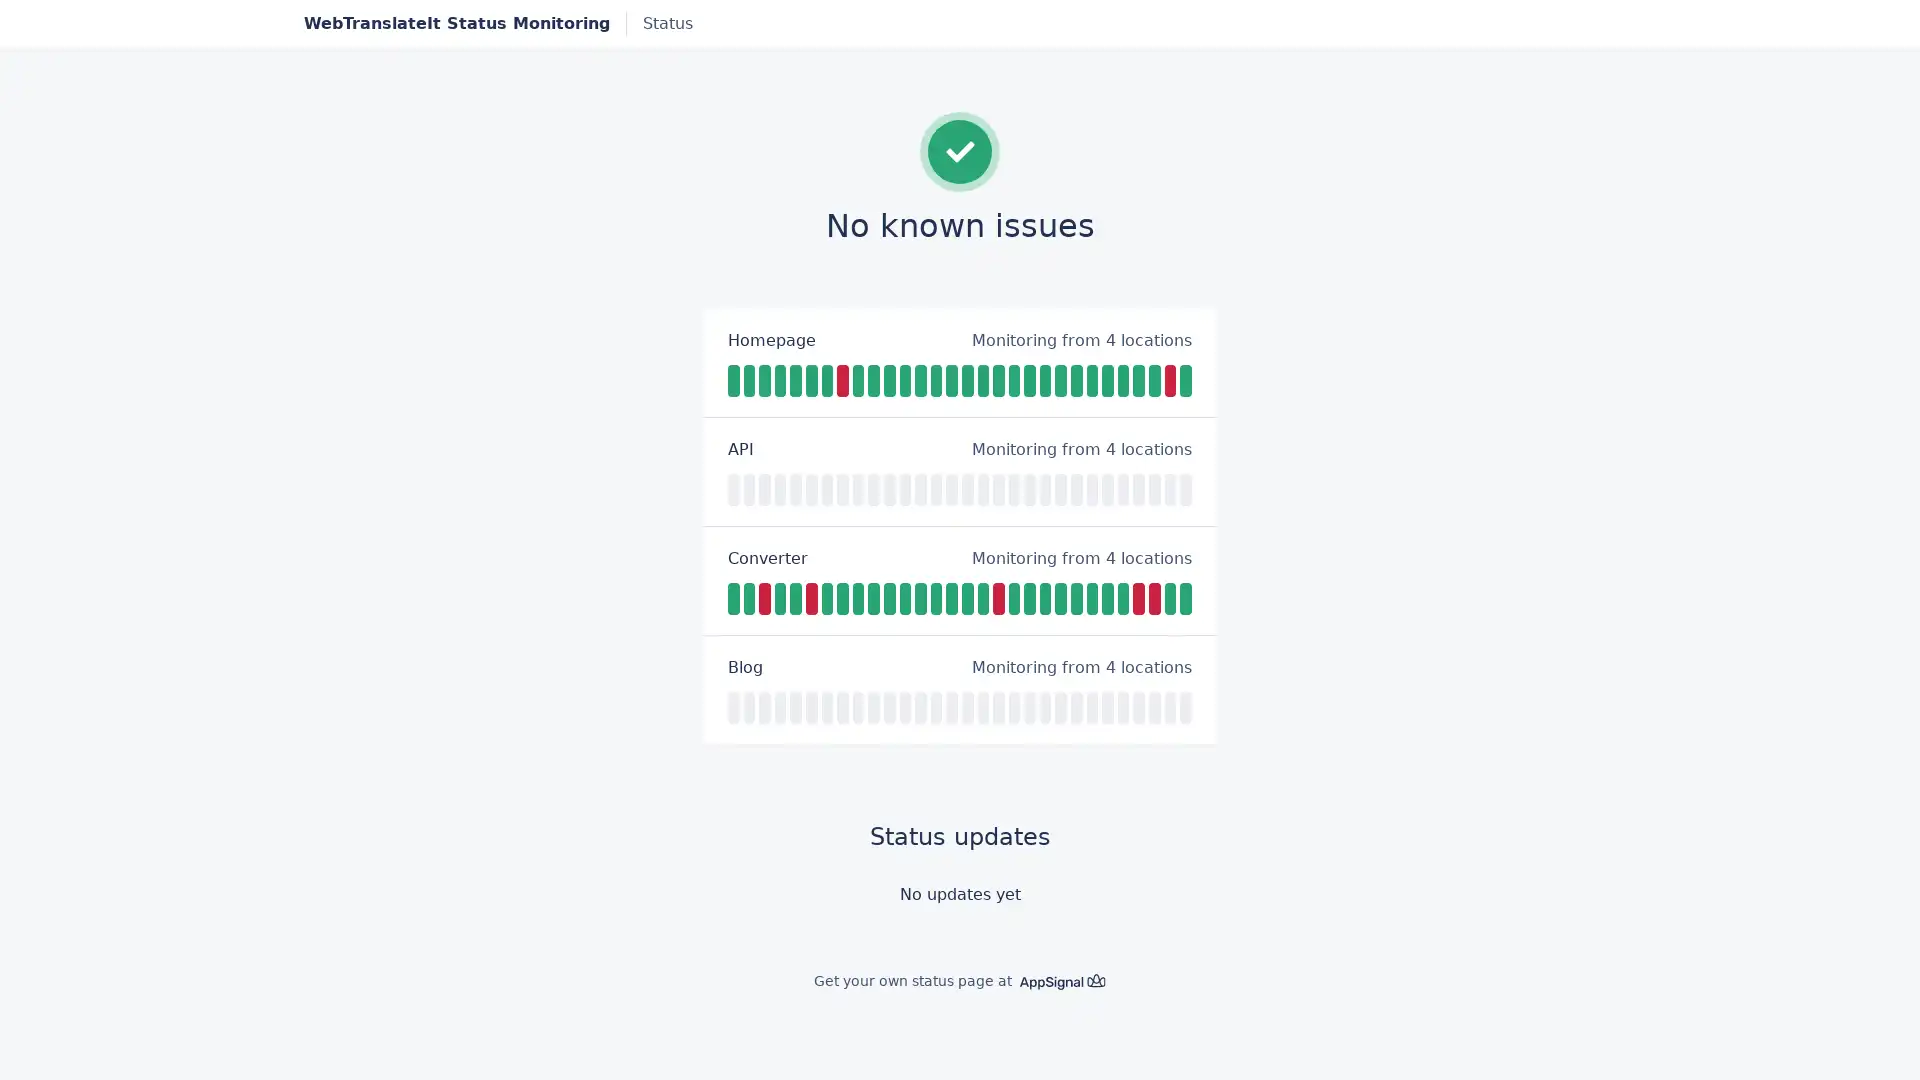 The image size is (1920, 1080). Describe the element at coordinates (771, 338) in the screenshot. I see `Homepage` at that location.